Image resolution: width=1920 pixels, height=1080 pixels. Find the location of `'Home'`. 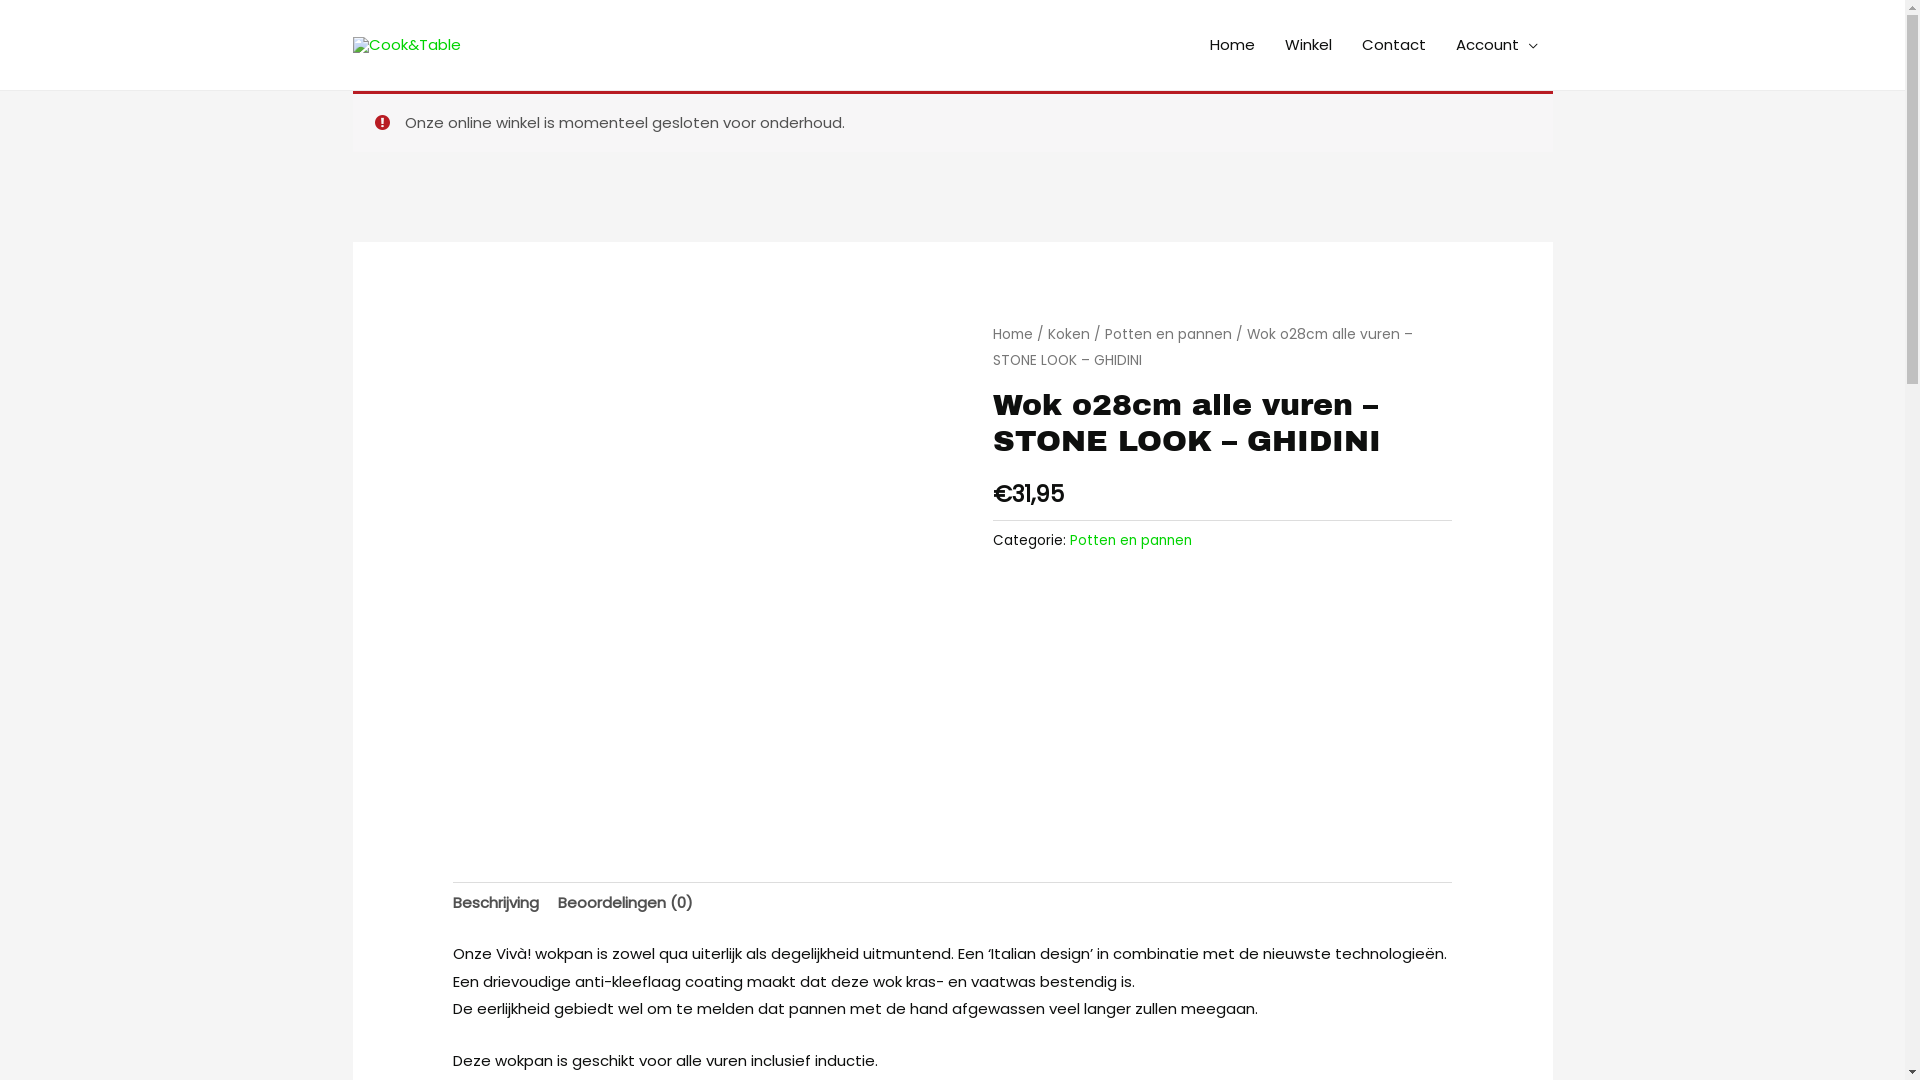

'Home' is located at coordinates (1230, 45).